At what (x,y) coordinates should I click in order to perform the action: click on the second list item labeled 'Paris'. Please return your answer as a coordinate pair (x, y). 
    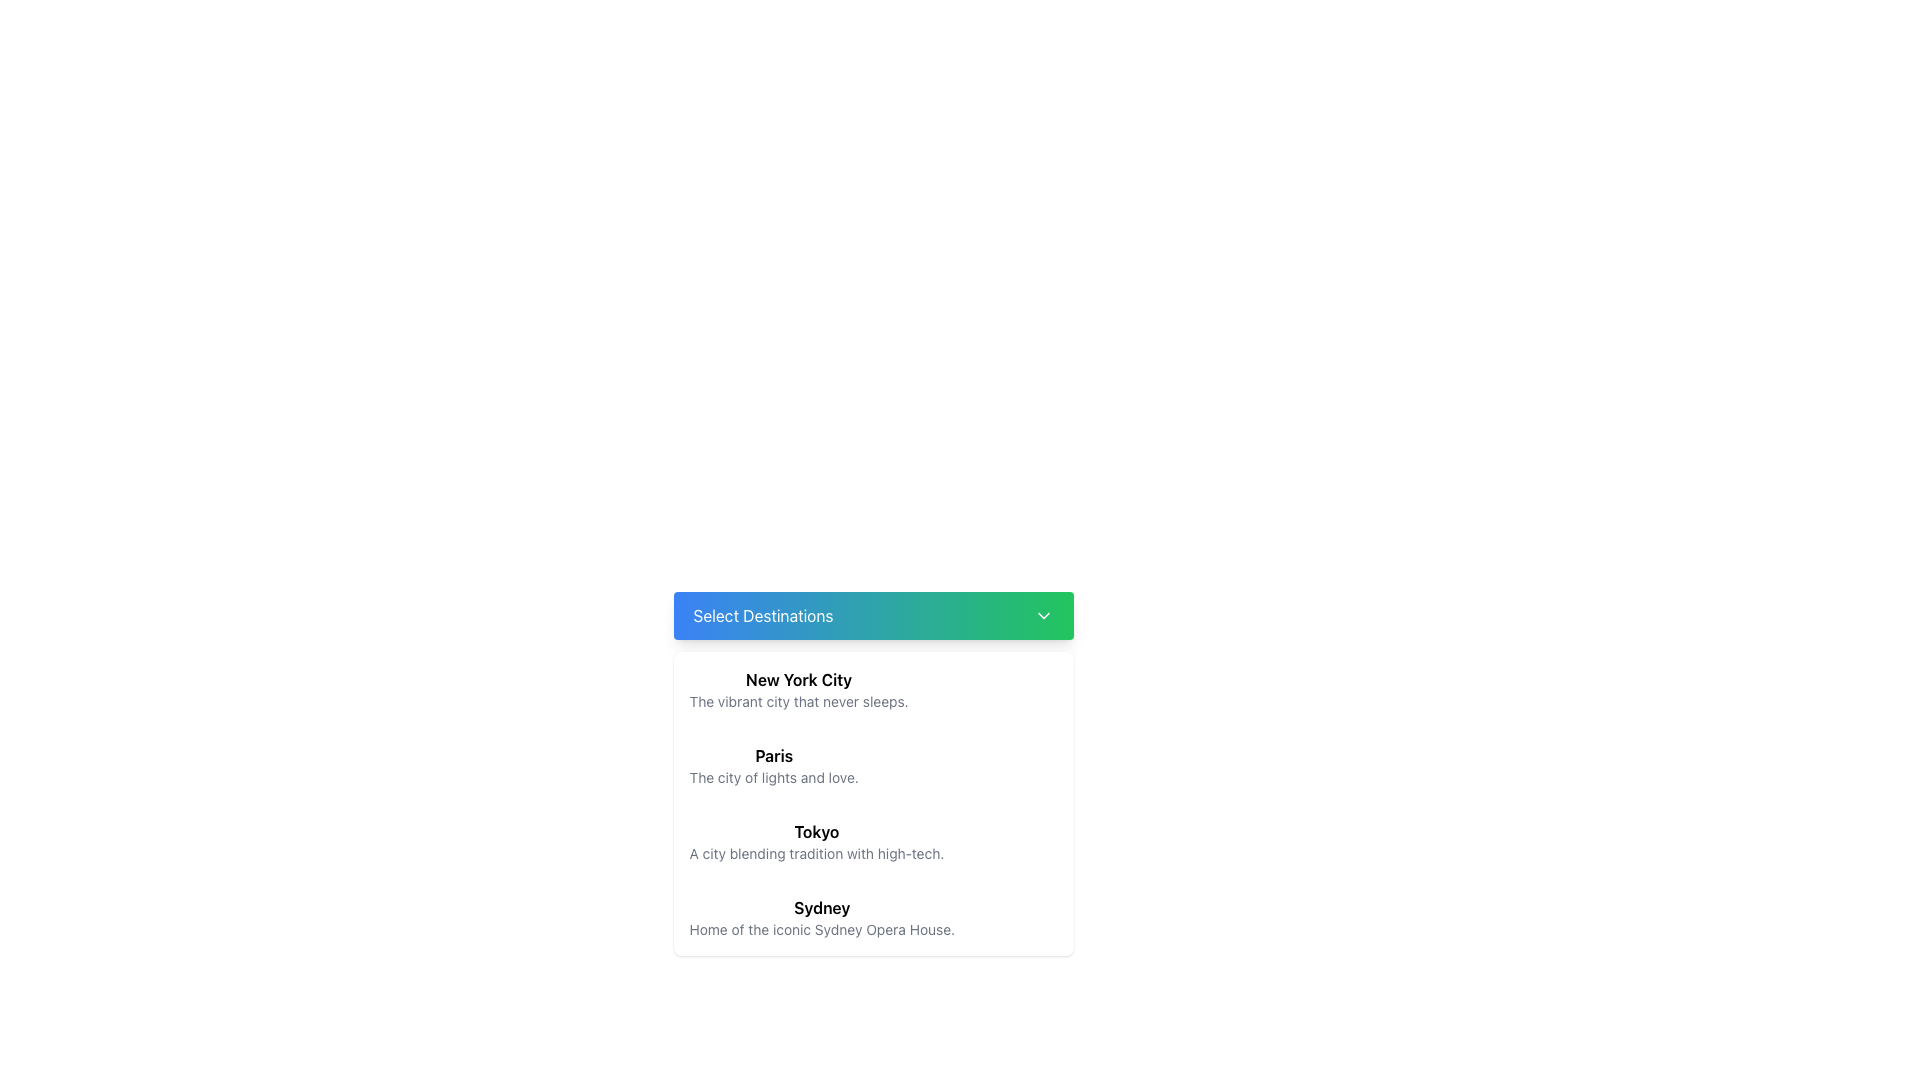
    Looking at the image, I should click on (773, 765).